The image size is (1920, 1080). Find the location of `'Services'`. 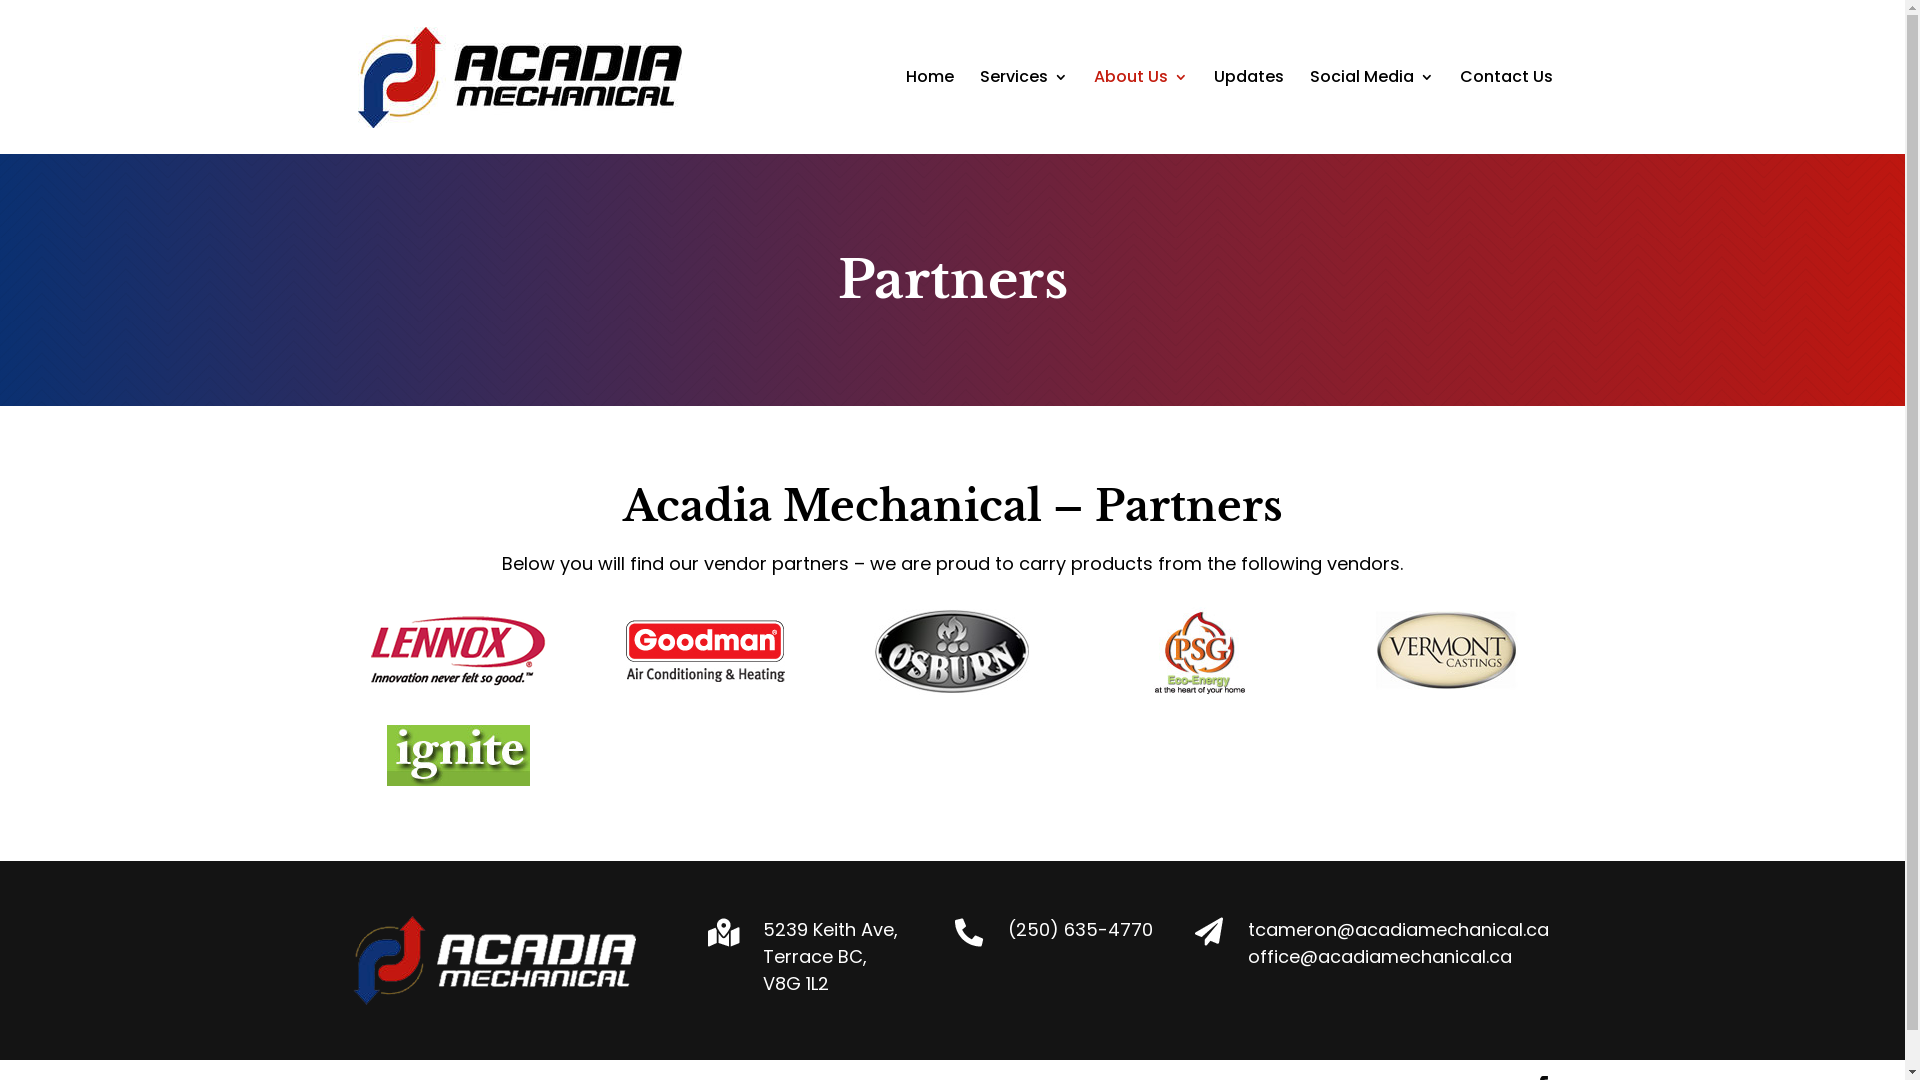

'Services' is located at coordinates (1023, 111).